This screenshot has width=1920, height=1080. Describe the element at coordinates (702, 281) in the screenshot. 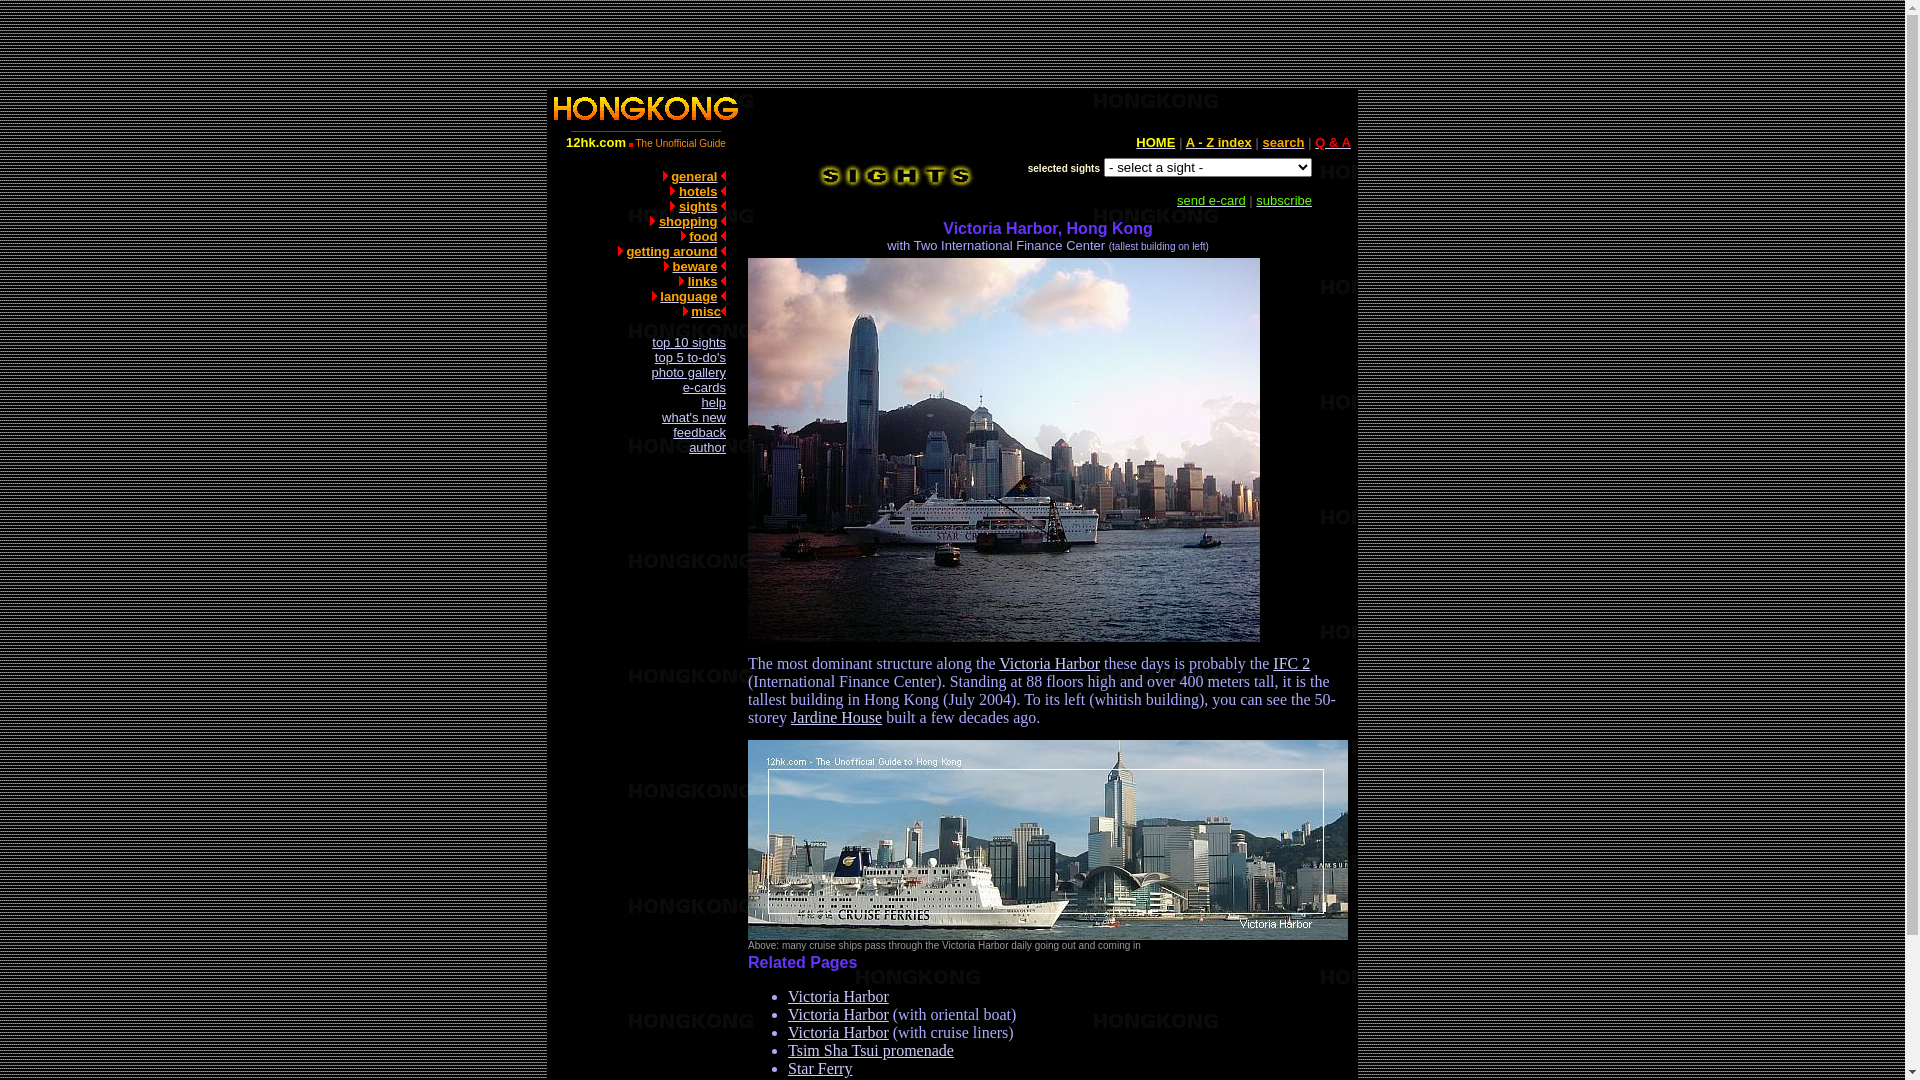

I see `'links'` at that location.